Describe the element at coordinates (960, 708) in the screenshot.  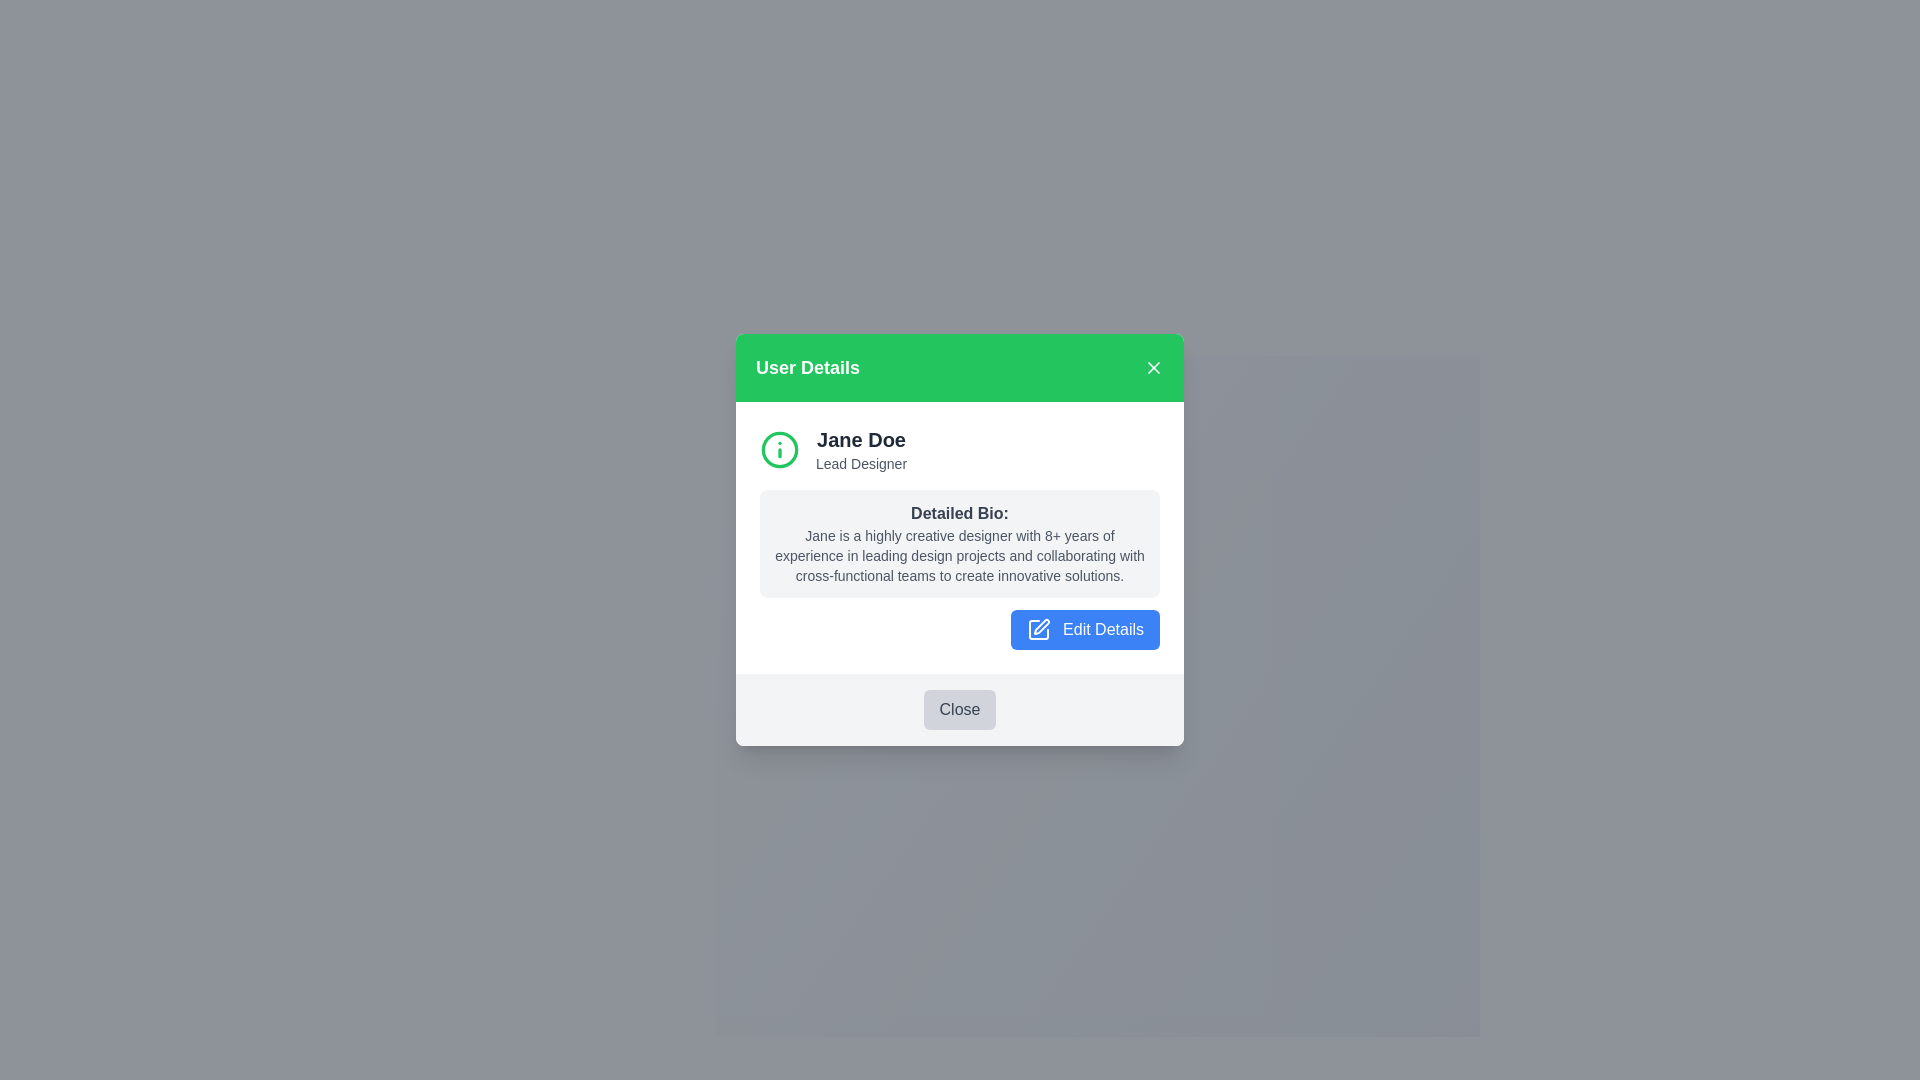
I see `the 'Close' button located at the bottom of the 'User Details' modal dialog box` at that location.